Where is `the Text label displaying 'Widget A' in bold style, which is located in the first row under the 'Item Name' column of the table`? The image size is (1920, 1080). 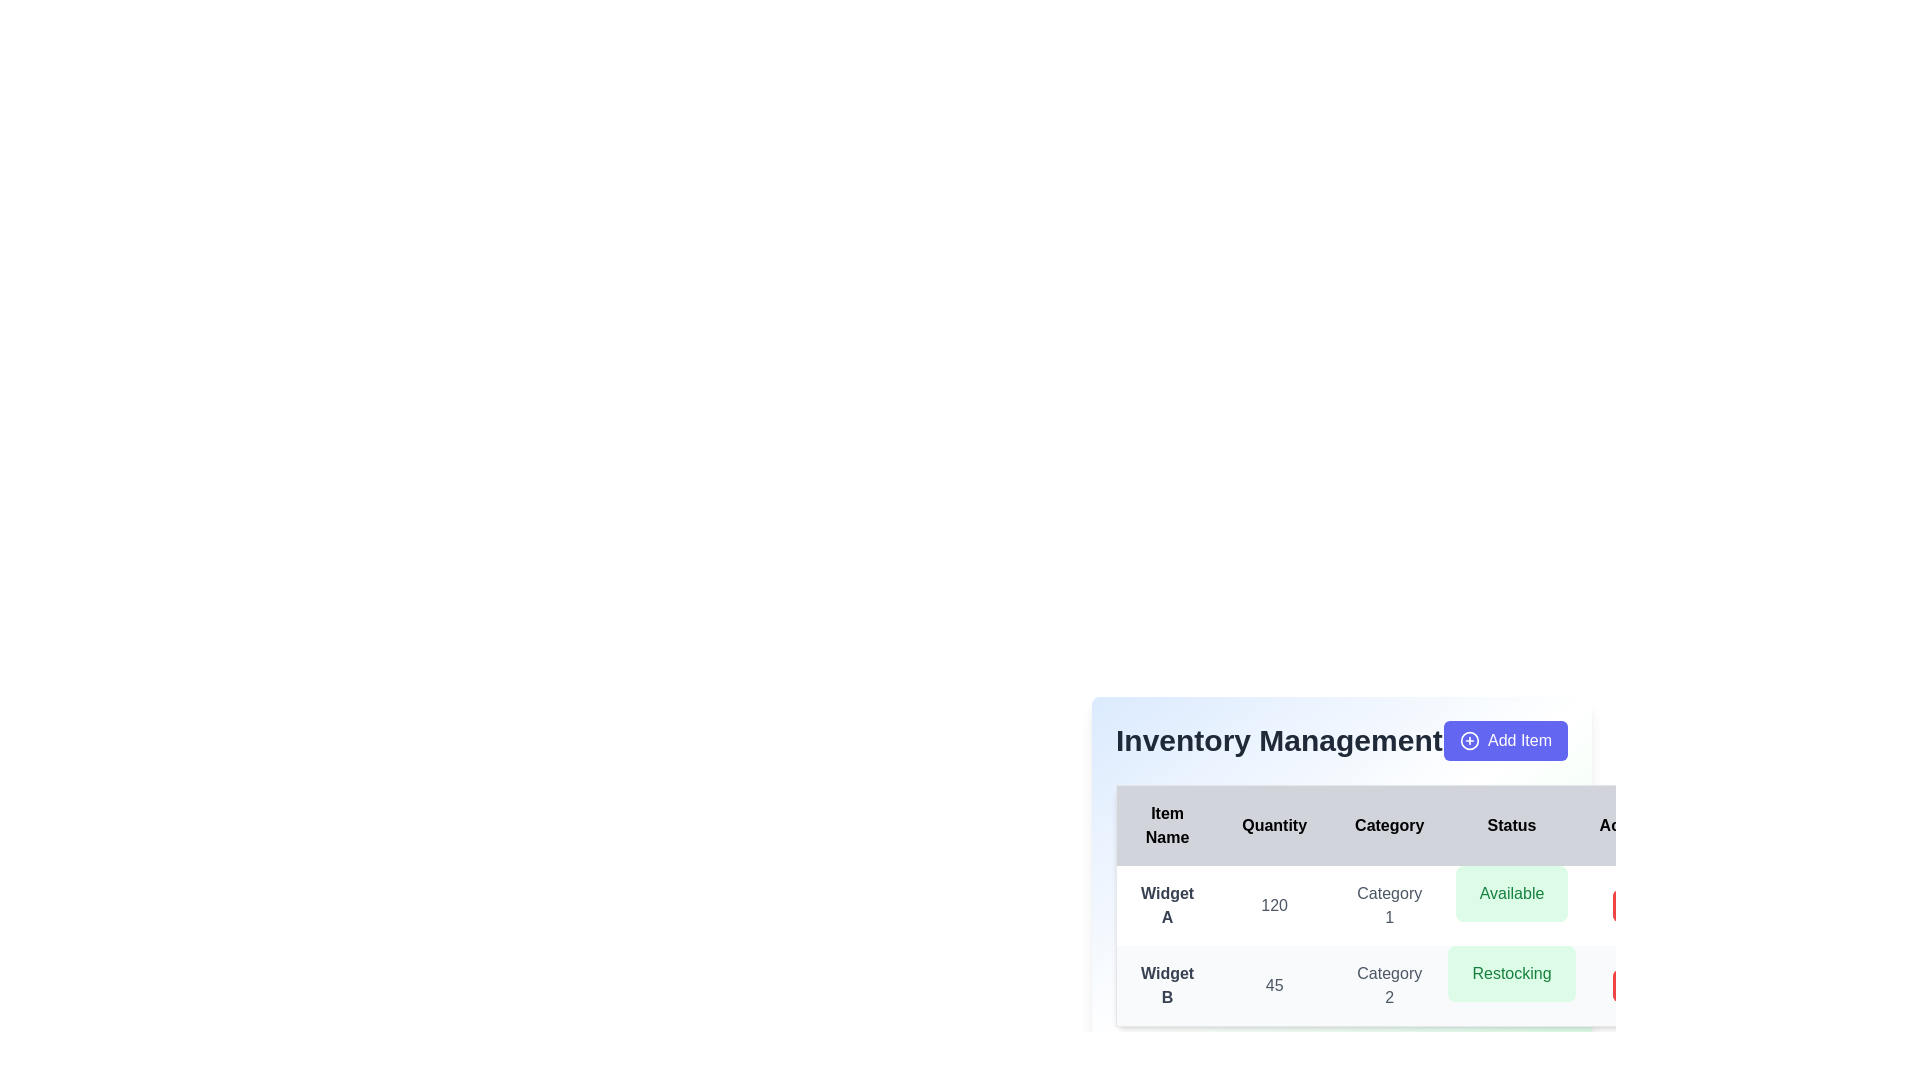 the Text label displaying 'Widget A' in bold style, which is located in the first row under the 'Item Name' column of the table is located at coordinates (1167, 906).